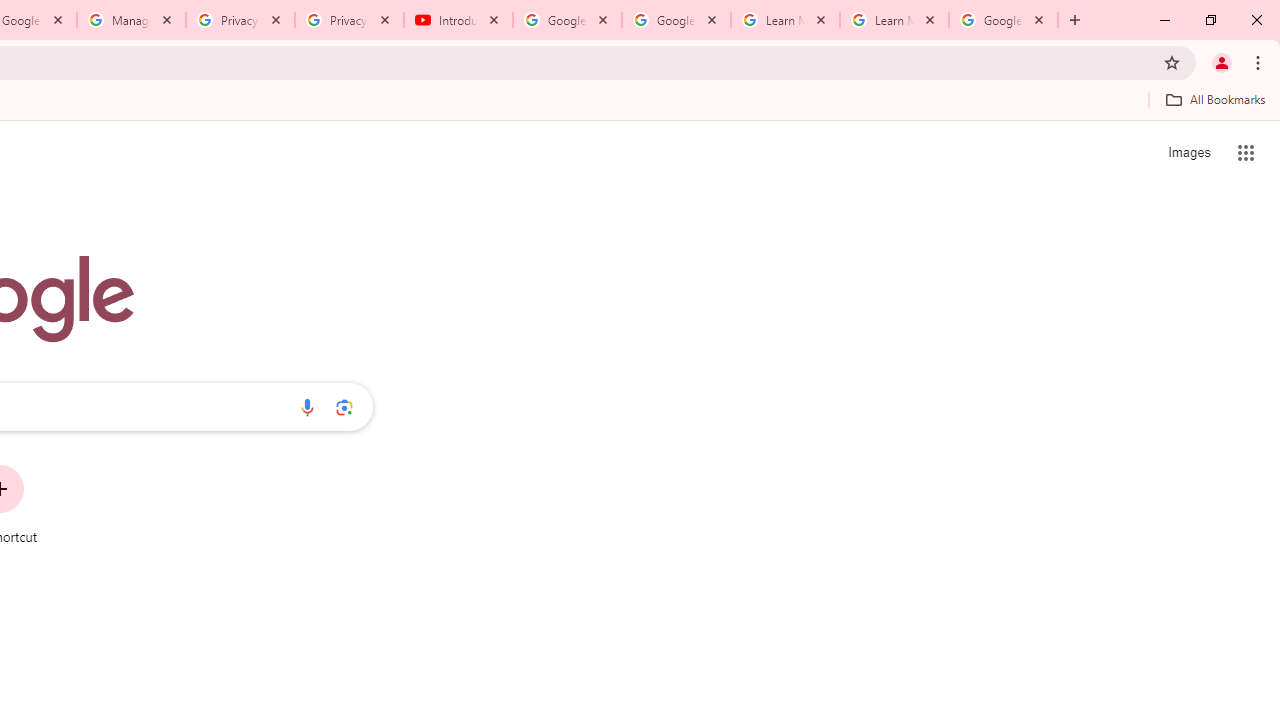  Describe the element at coordinates (1003, 20) in the screenshot. I see `'Google Account'` at that location.